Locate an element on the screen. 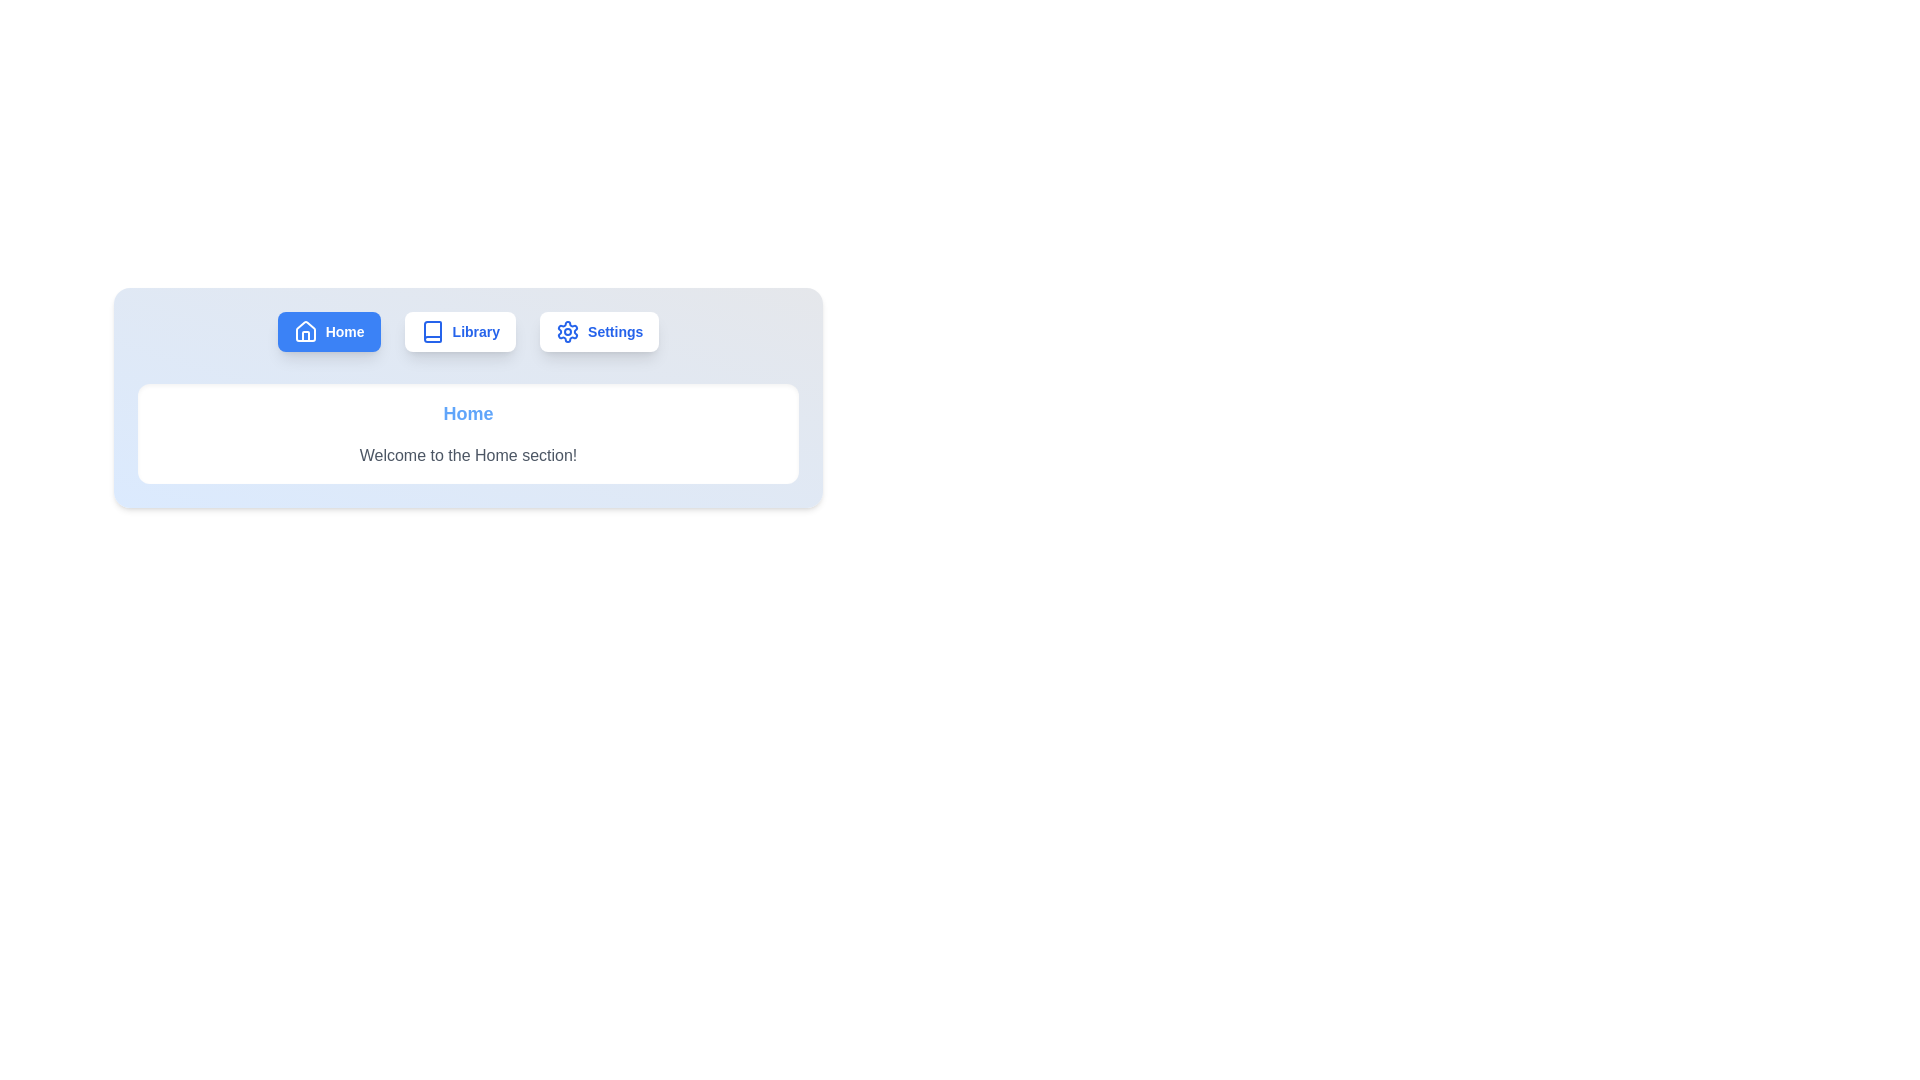 The image size is (1920, 1080). the tab labeled Settings is located at coordinates (598, 330).